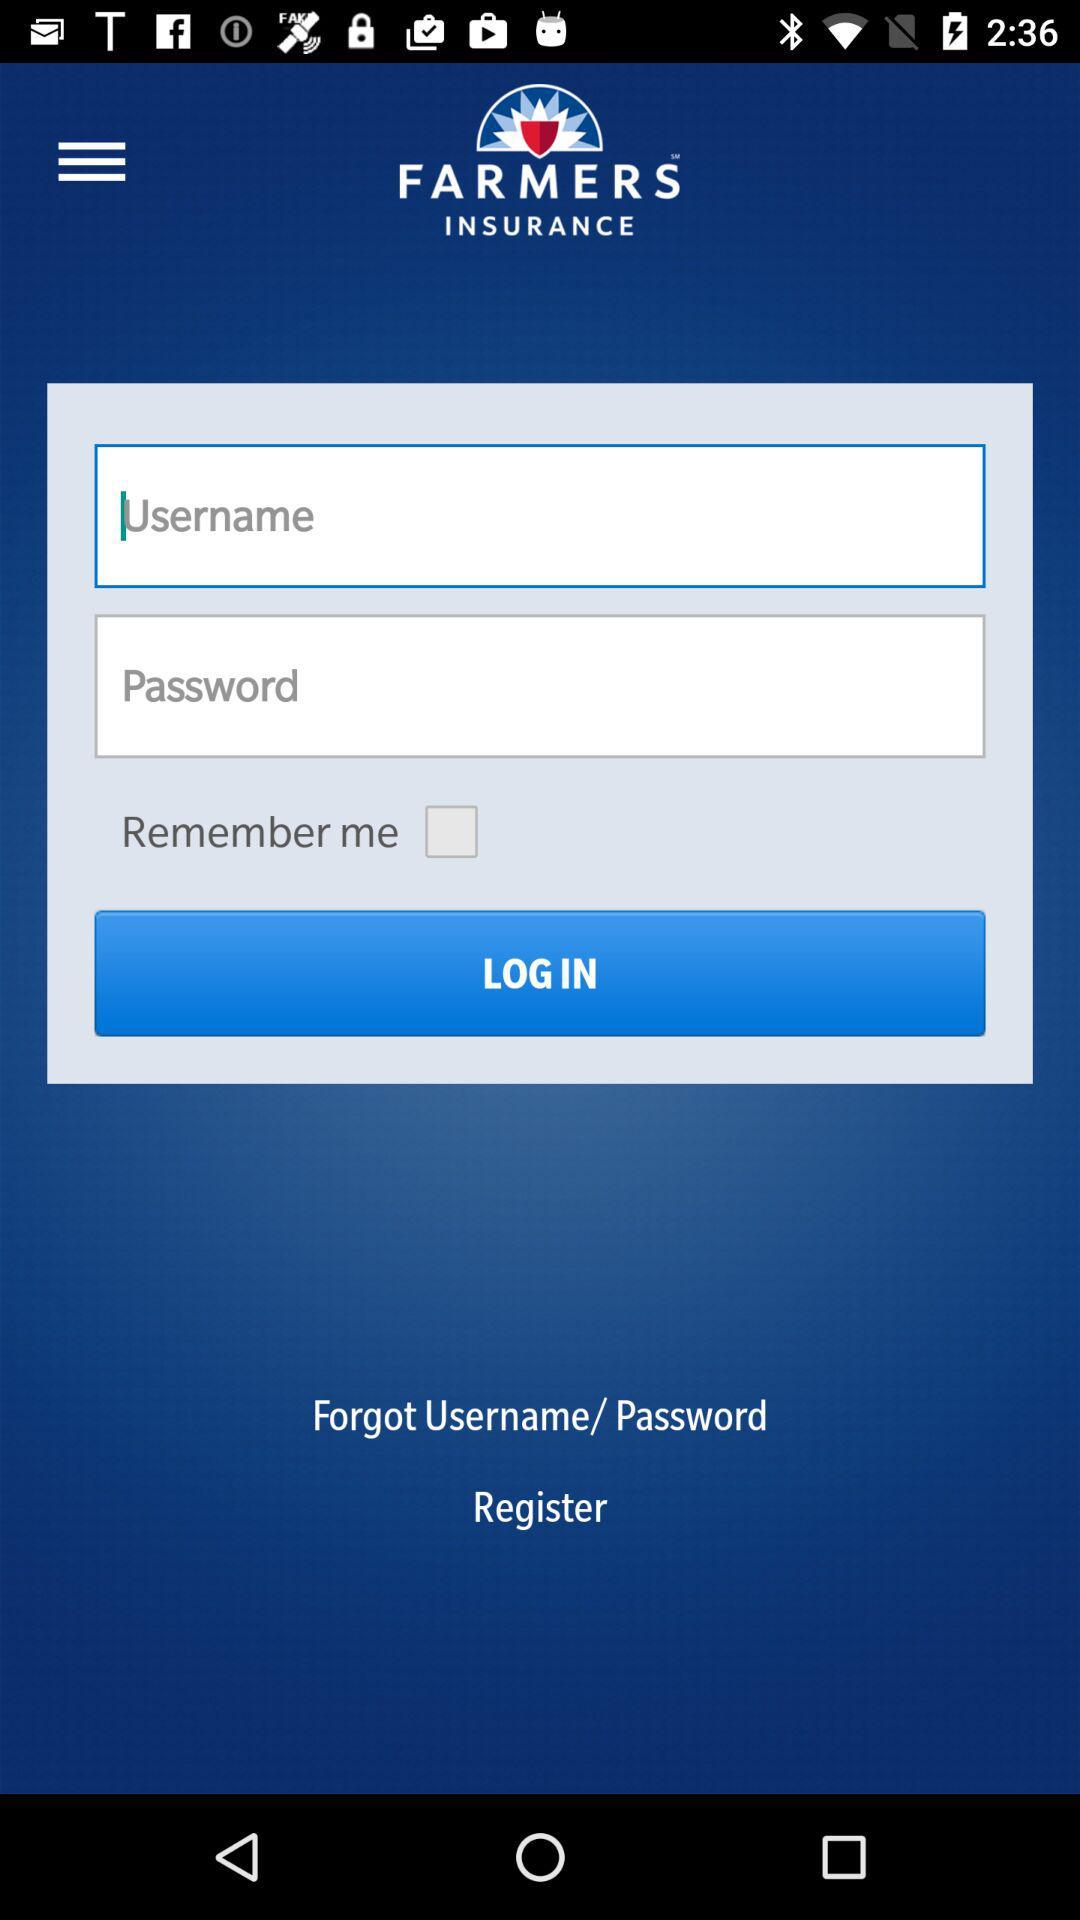 The image size is (1080, 1920). I want to click on the menu icon, so click(91, 161).